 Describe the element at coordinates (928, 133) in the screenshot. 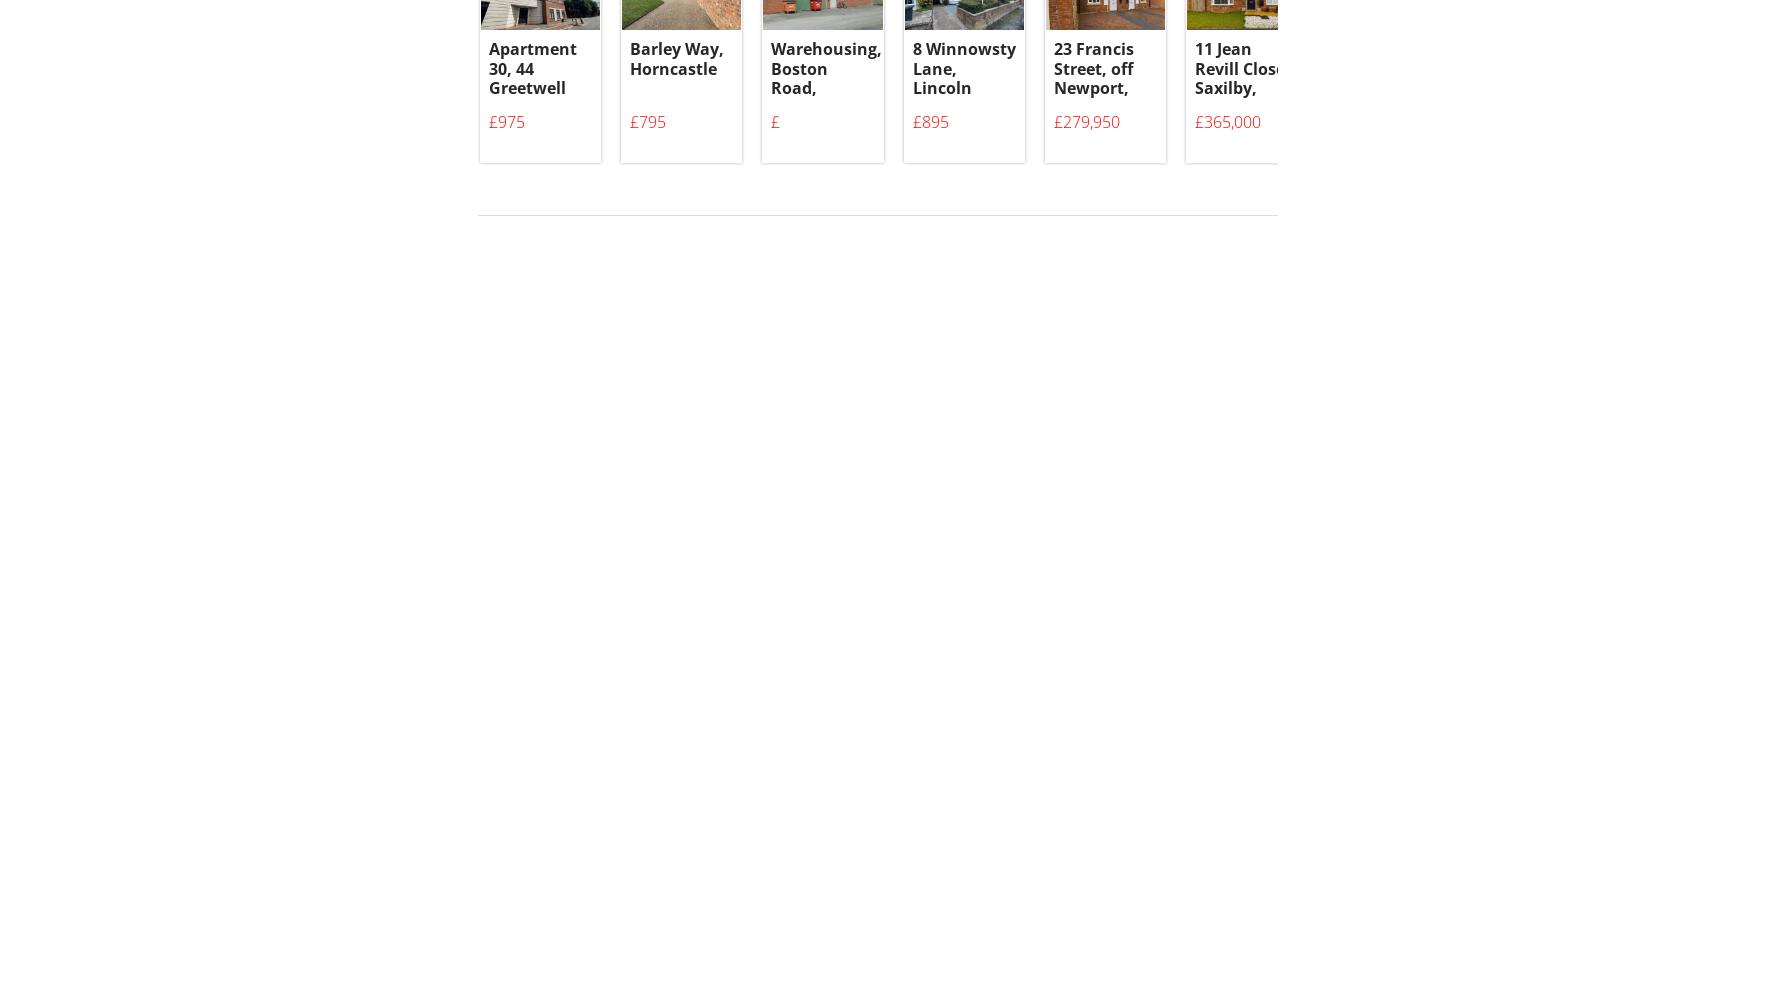

I see `'£895'` at that location.